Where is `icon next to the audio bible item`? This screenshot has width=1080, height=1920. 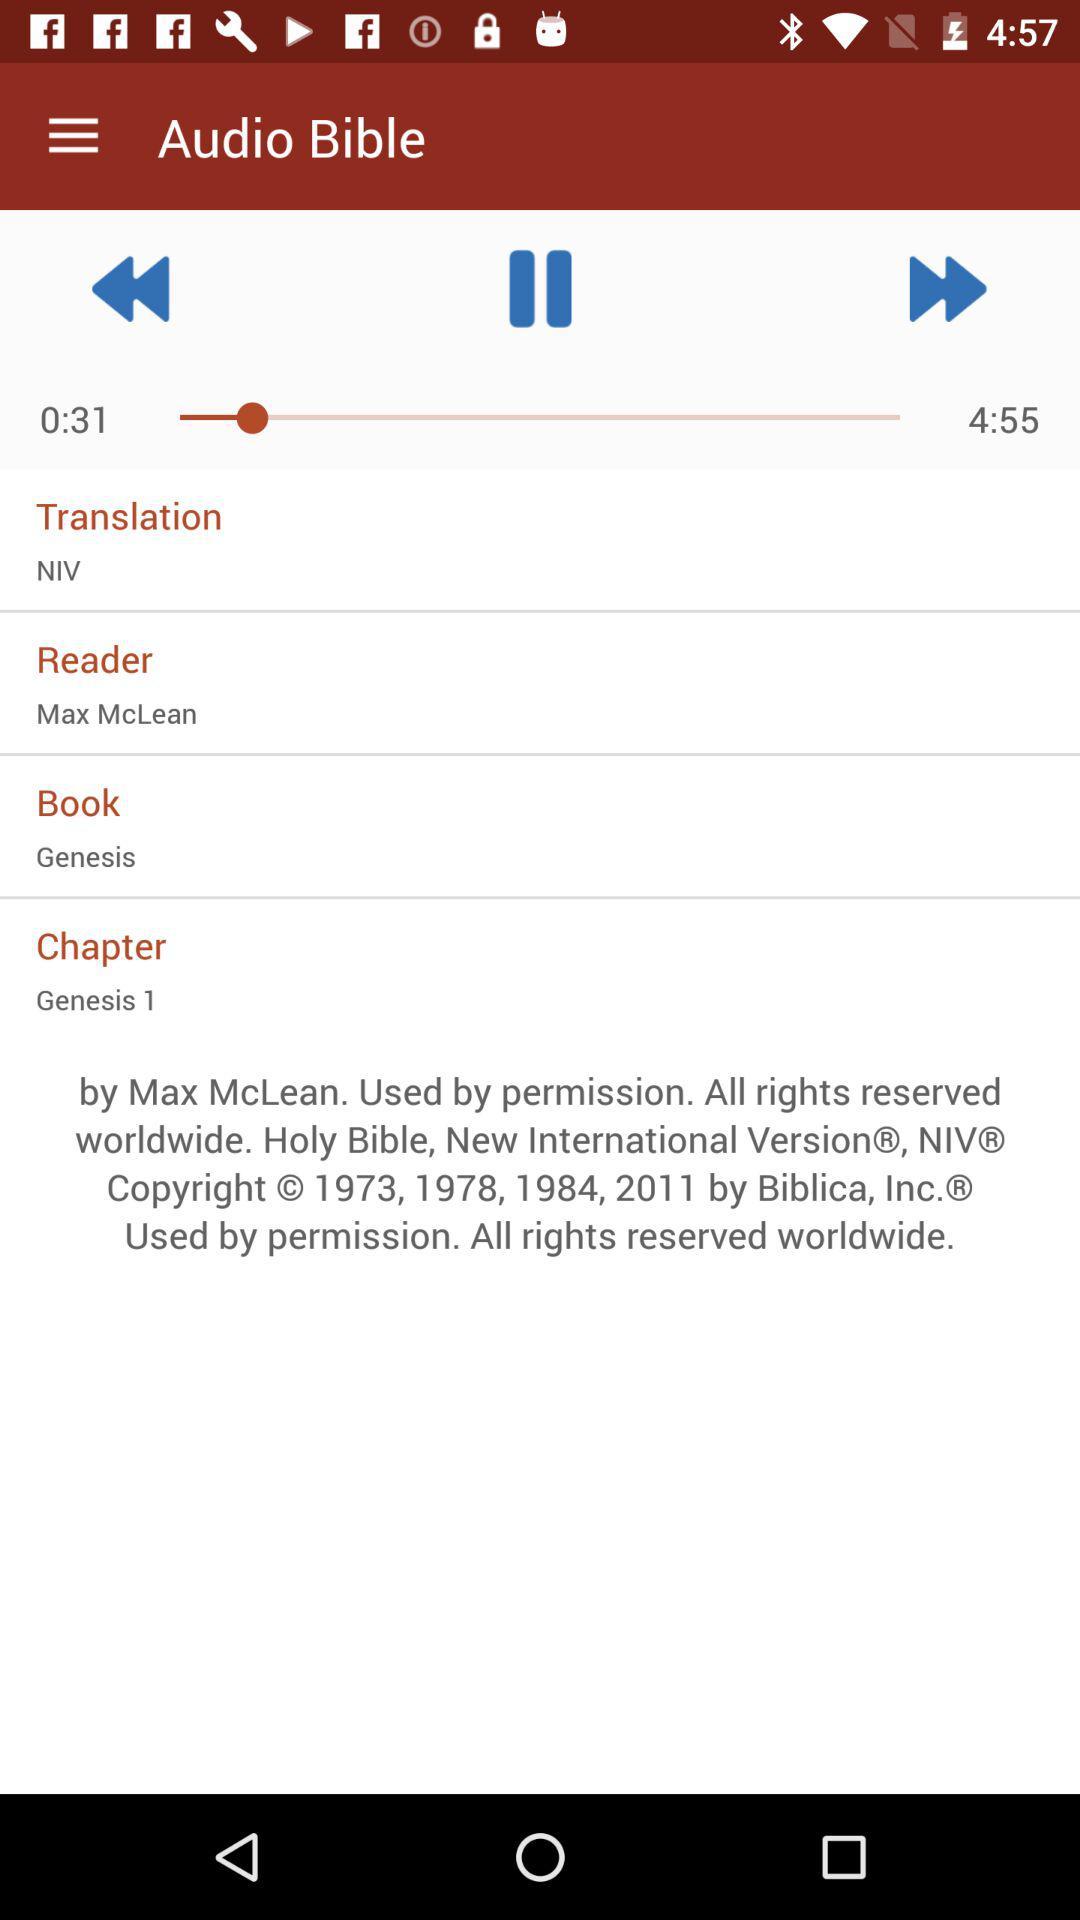 icon next to the audio bible item is located at coordinates (72, 135).